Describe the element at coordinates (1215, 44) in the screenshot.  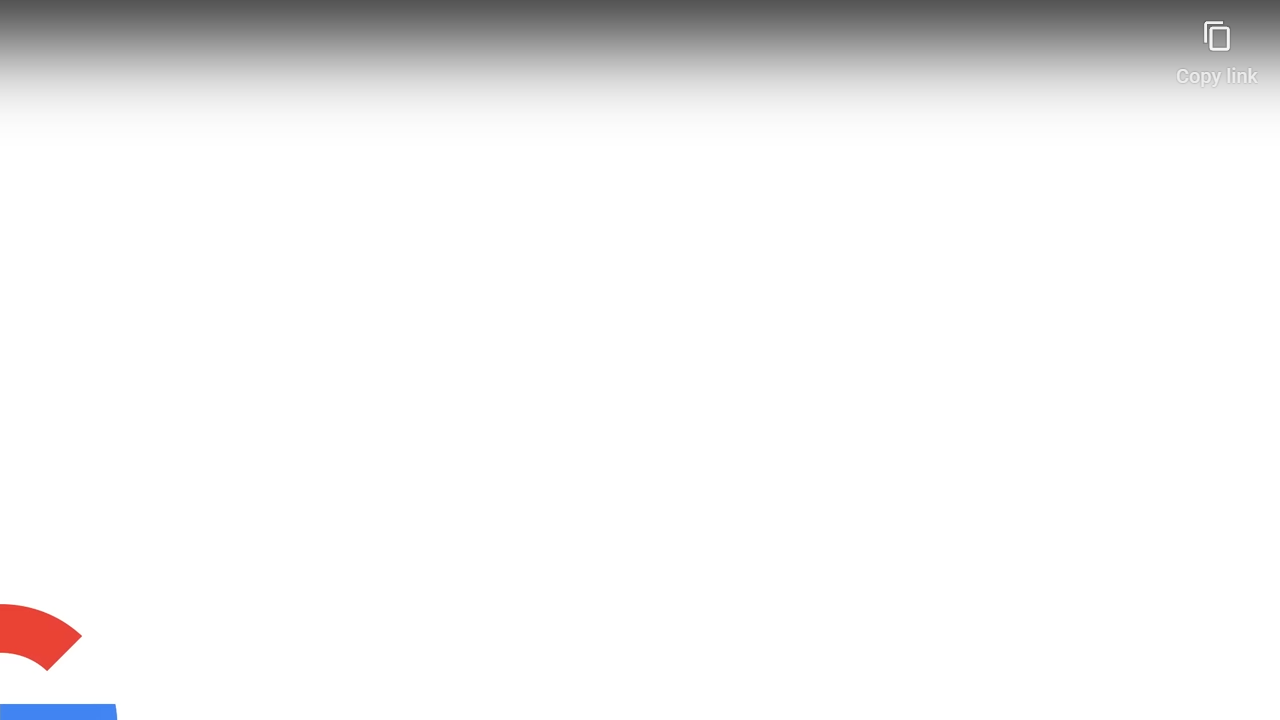
I see `'Copy link'` at that location.